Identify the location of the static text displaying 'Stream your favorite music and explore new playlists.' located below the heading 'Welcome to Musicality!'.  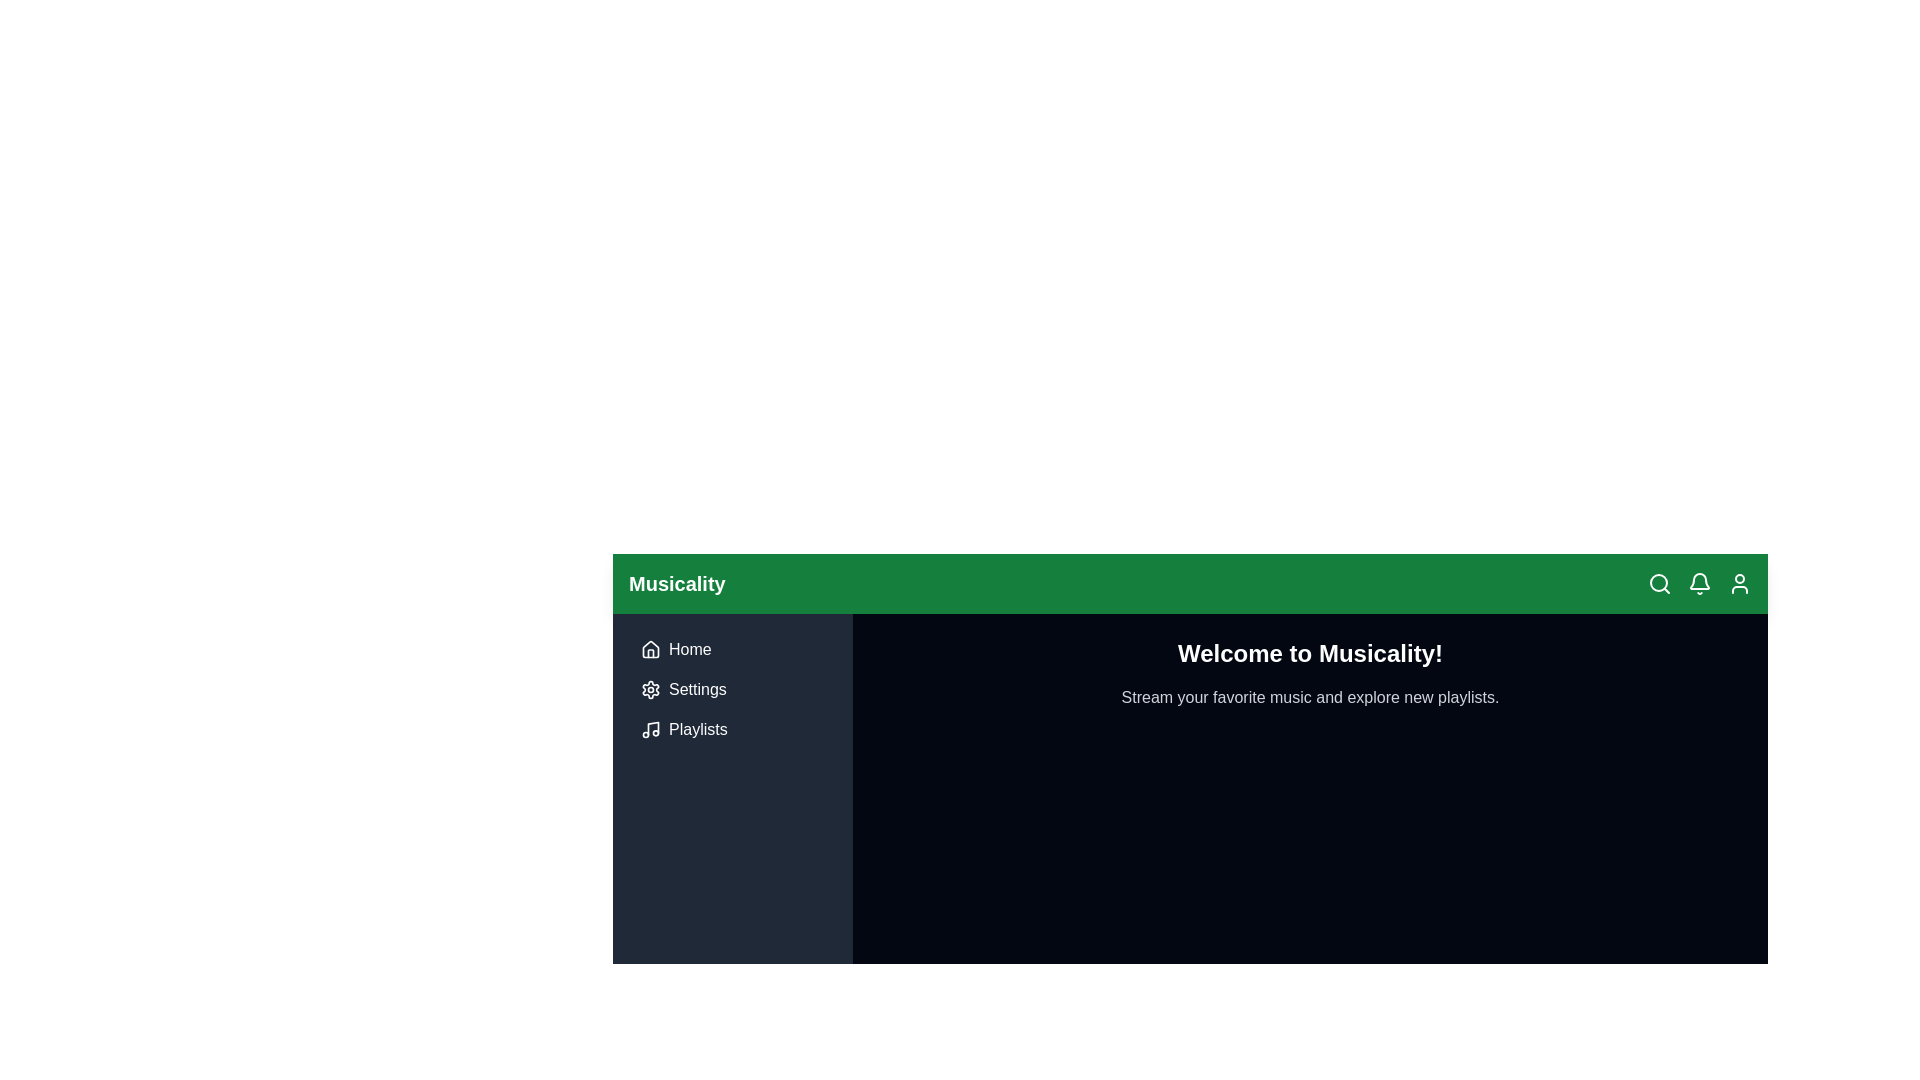
(1310, 697).